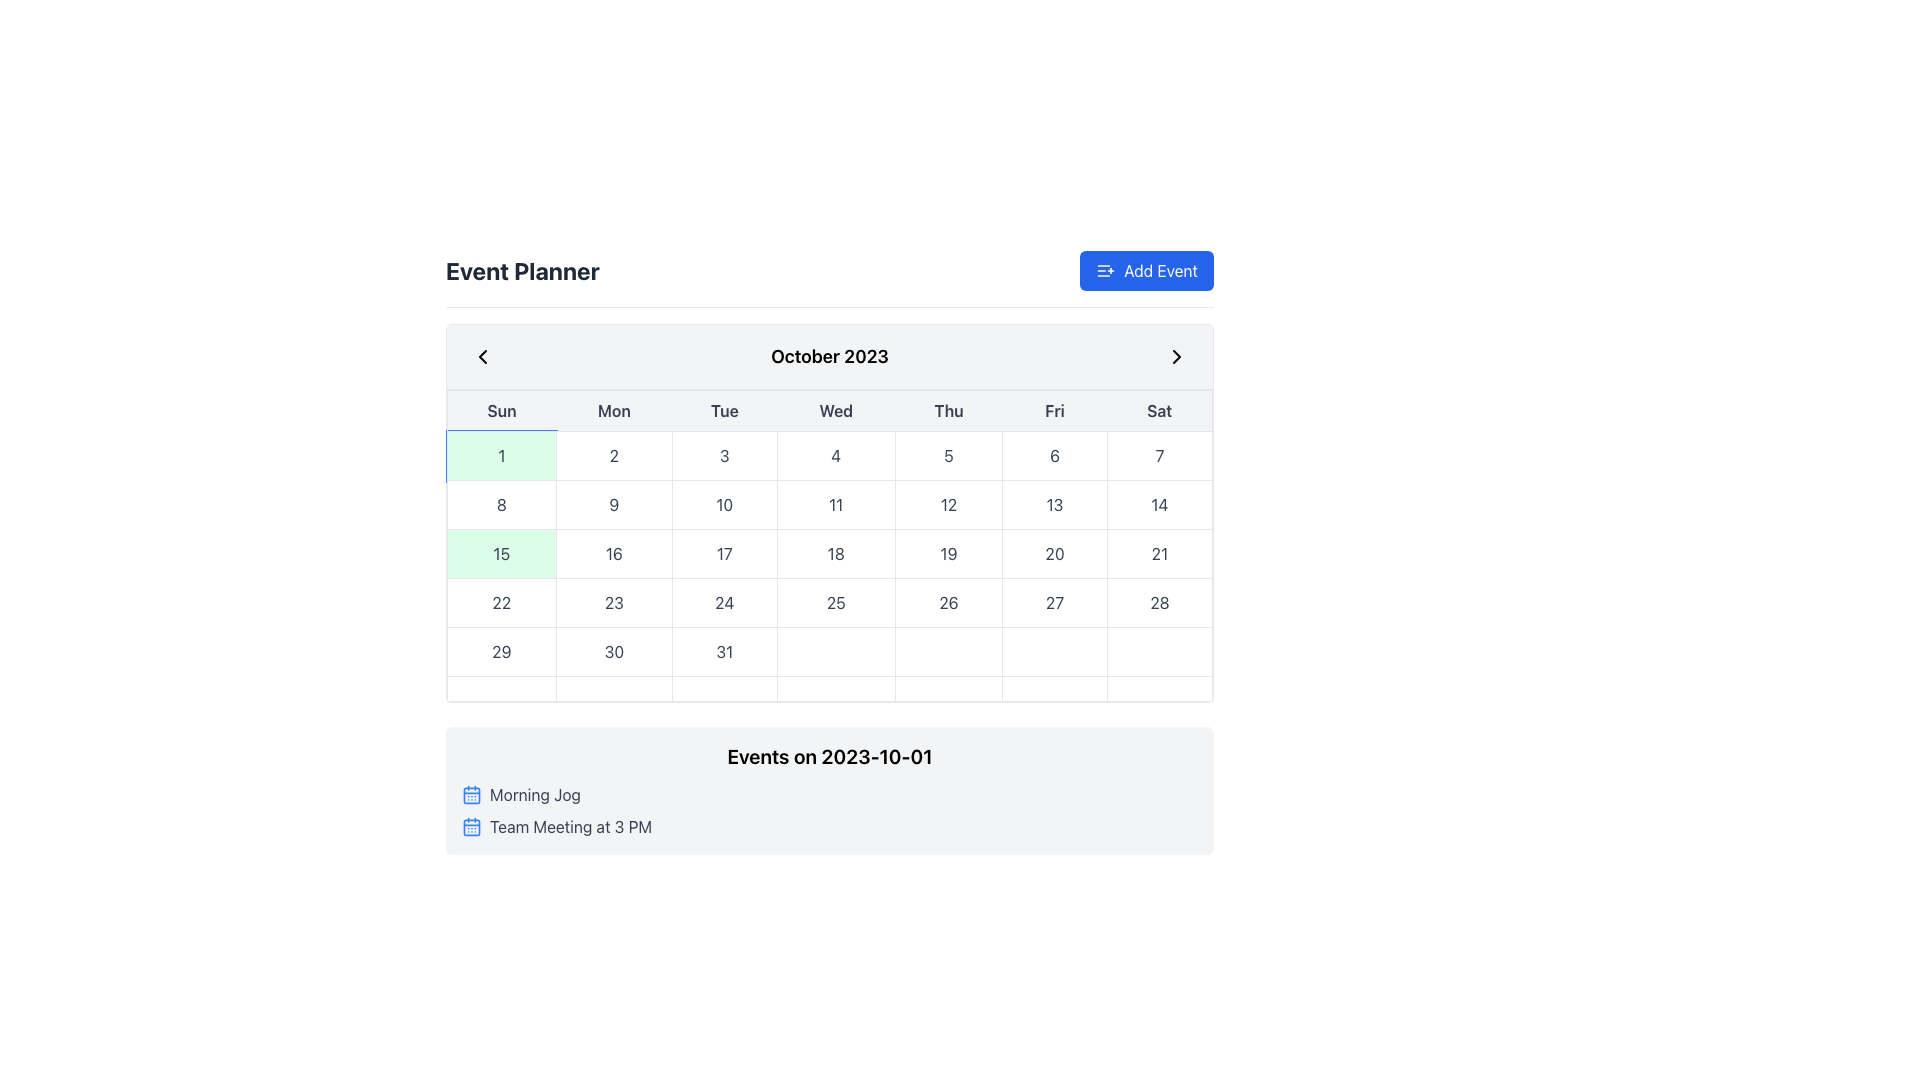 Image resolution: width=1920 pixels, height=1080 pixels. Describe the element at coordinates (470, 826) in the screenshot. I see `the calendar icon that indicates 'Team Meeting at 3 PM', positioned at the bottom section of the interface` at that location.